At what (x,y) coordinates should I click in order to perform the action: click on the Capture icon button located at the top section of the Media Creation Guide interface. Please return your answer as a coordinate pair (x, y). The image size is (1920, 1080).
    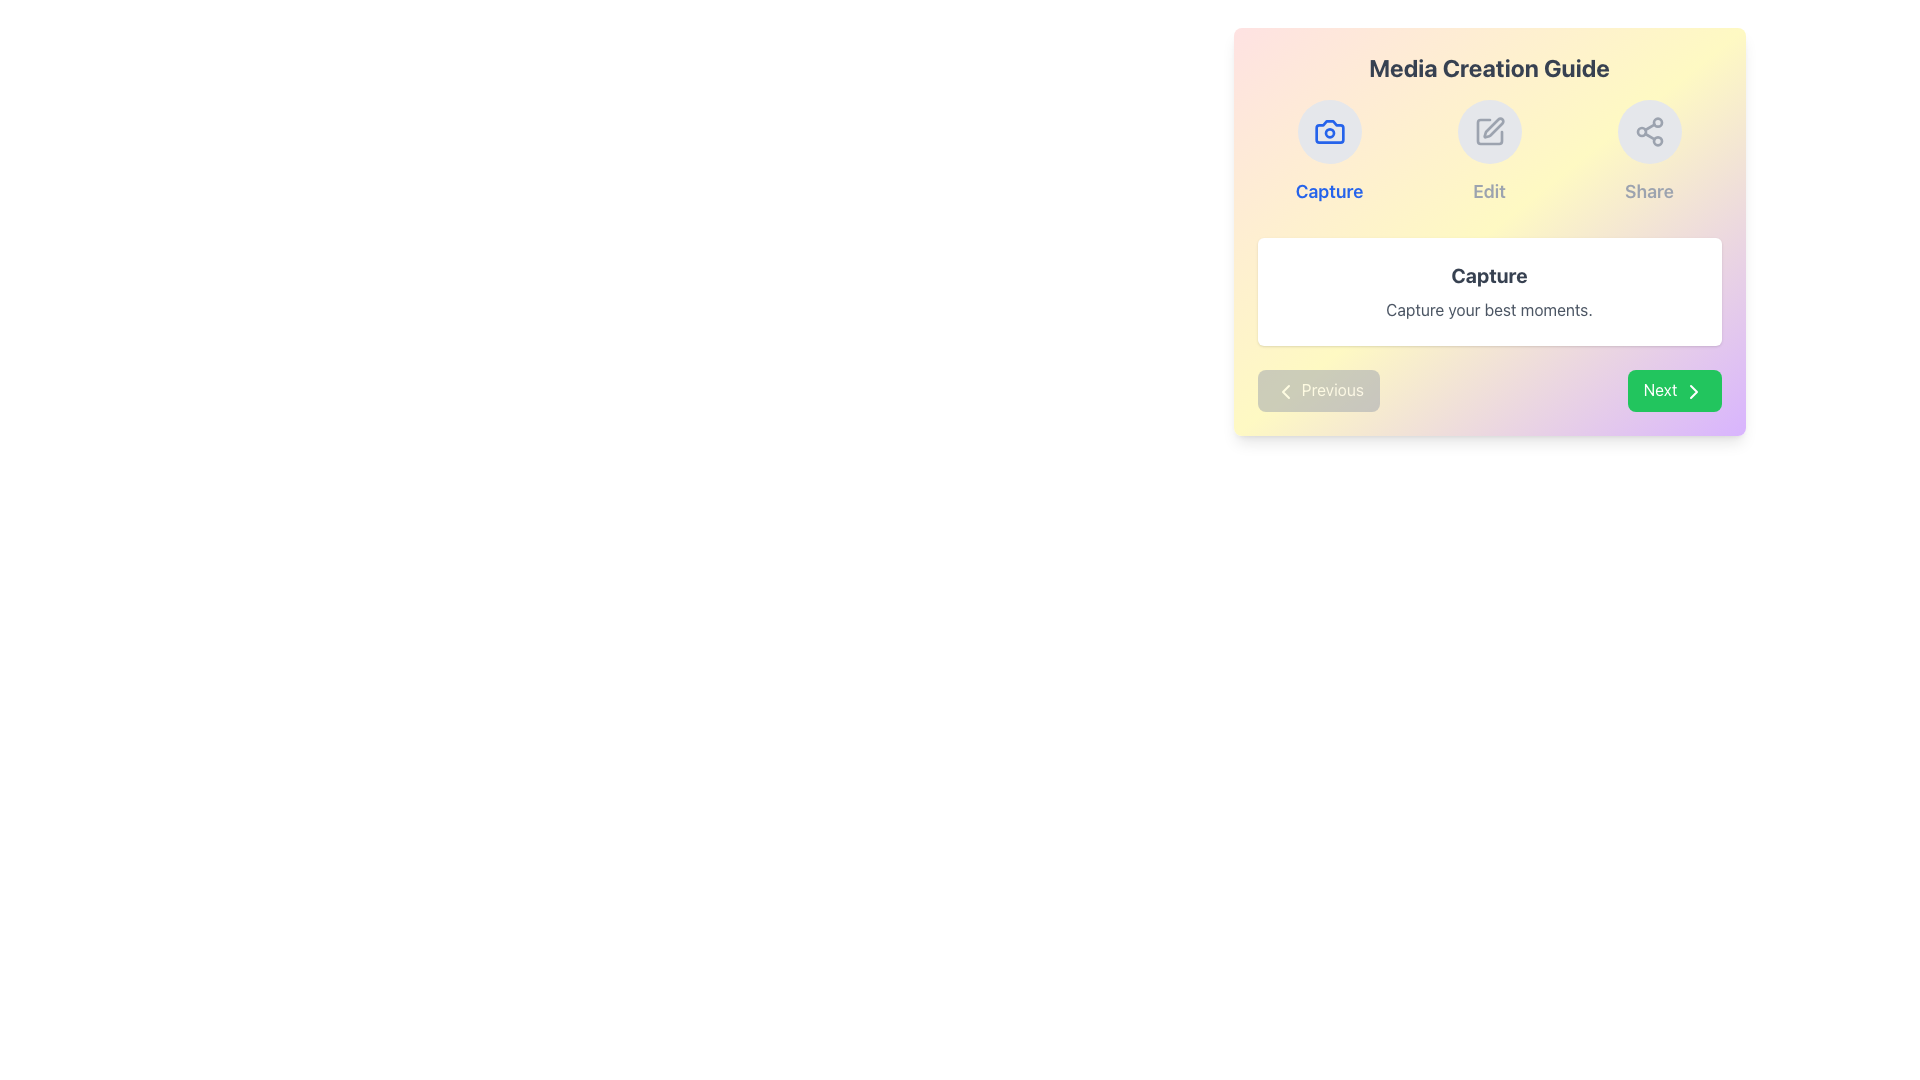
    Looking at the image, I should click on (1329, 131).